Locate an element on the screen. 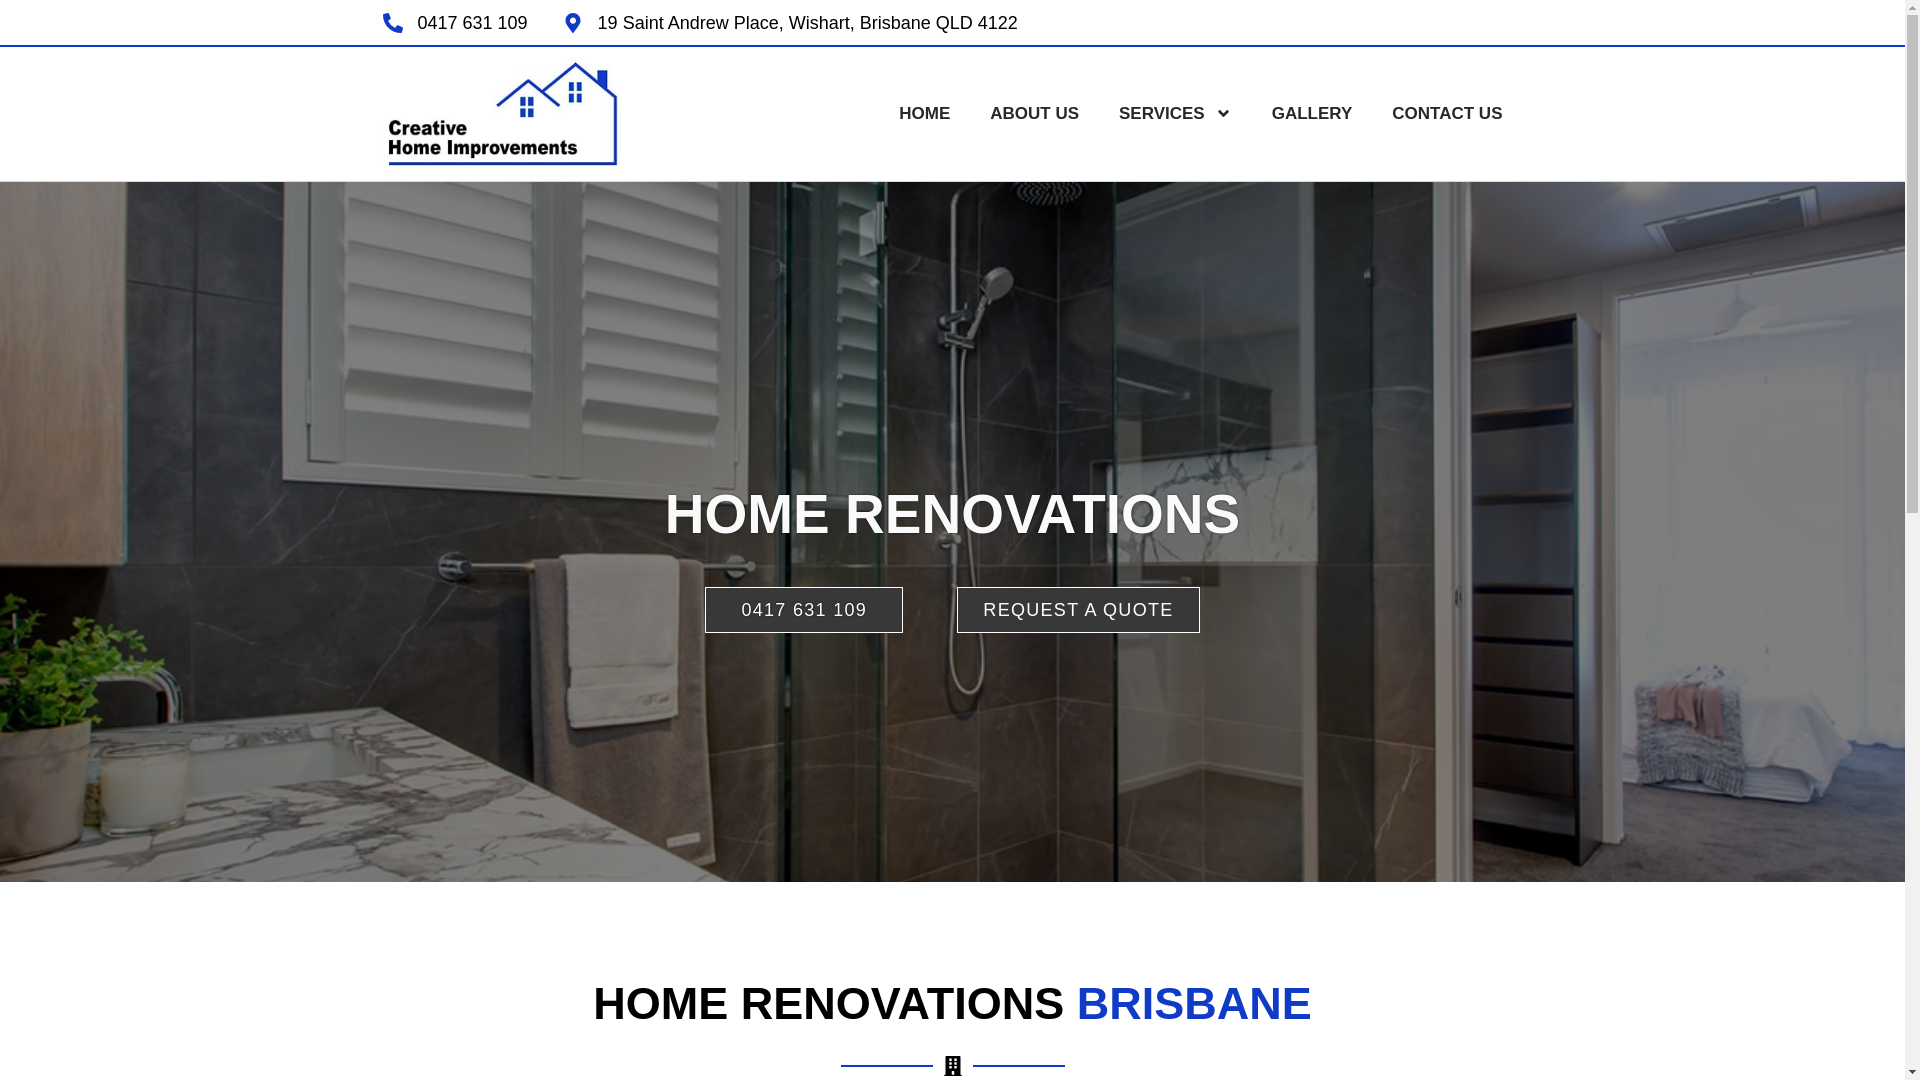 The height and width of the screenshot is (1080, 1920). '0417 631 109' is located at coordinates (382, 22).